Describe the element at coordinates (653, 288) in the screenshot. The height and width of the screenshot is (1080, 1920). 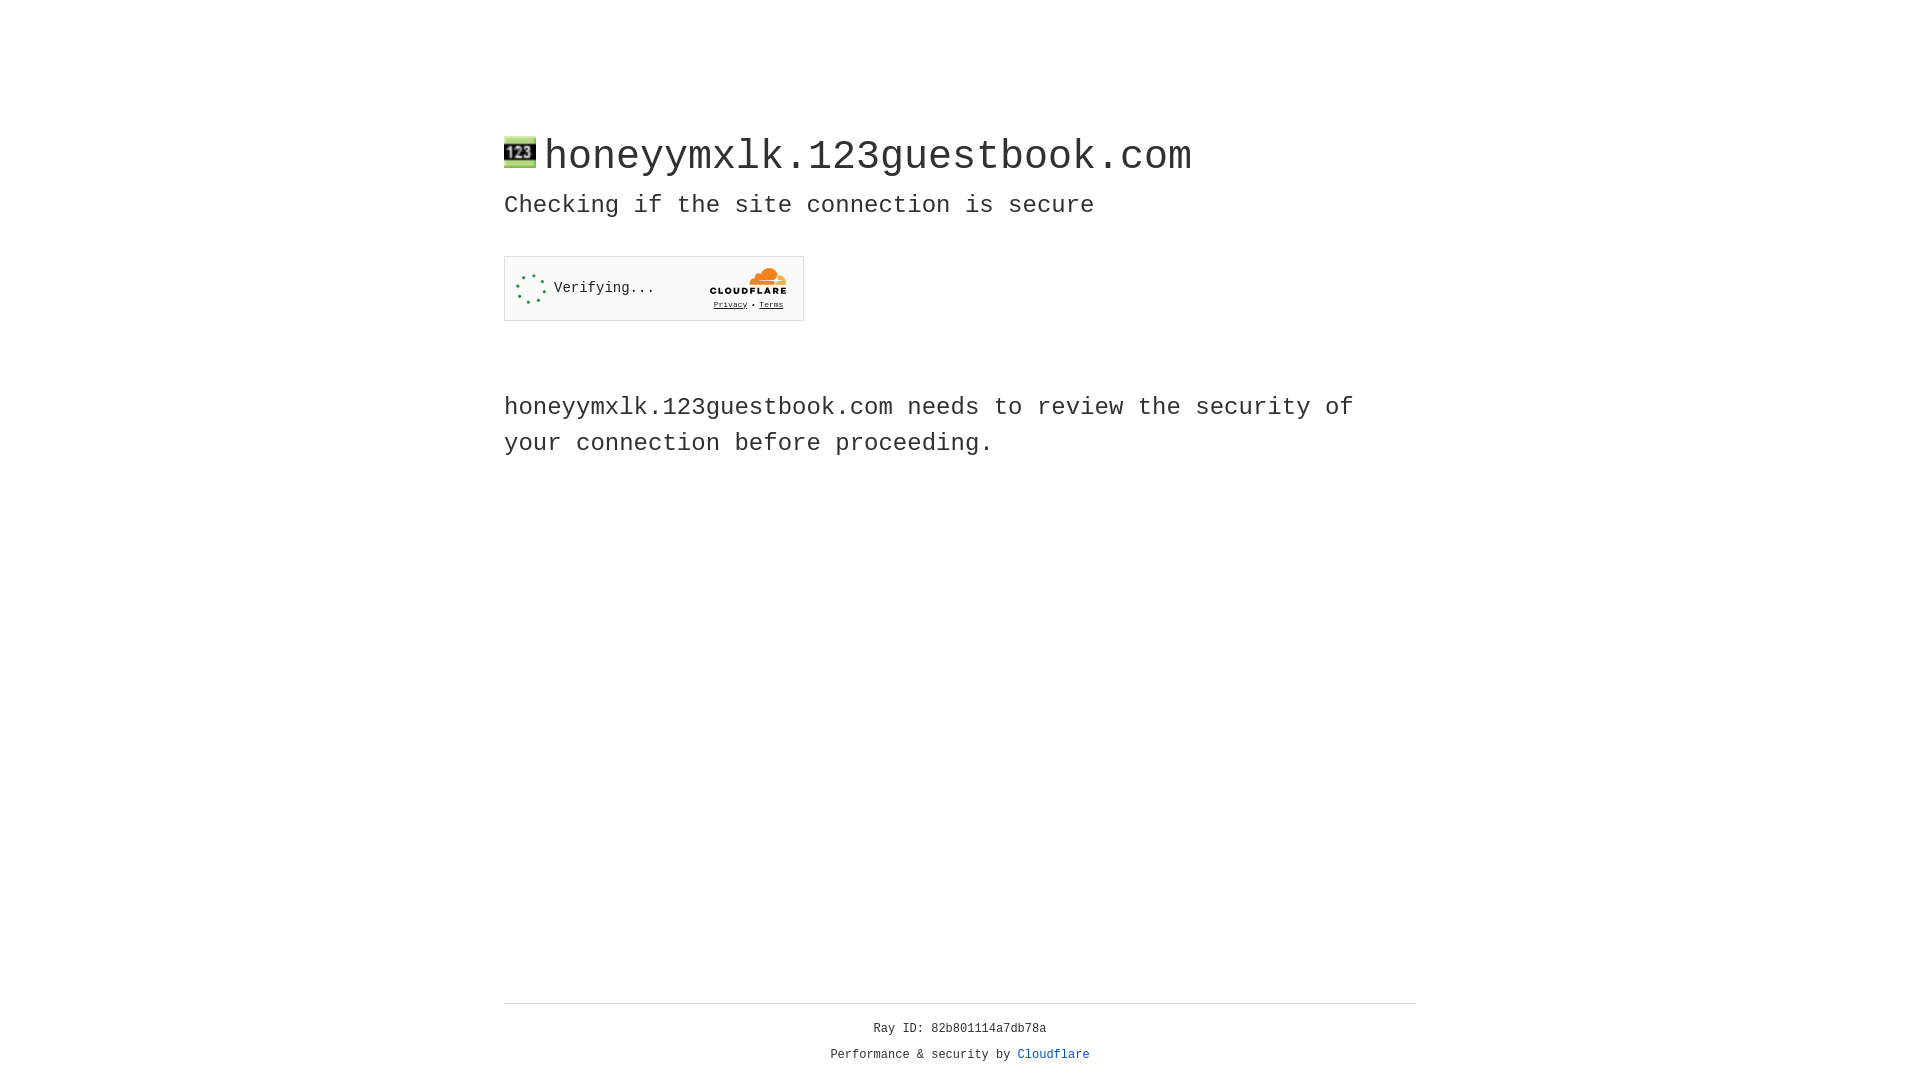
I see `'Widget containing a Cloudflare security challenge'` at that location.